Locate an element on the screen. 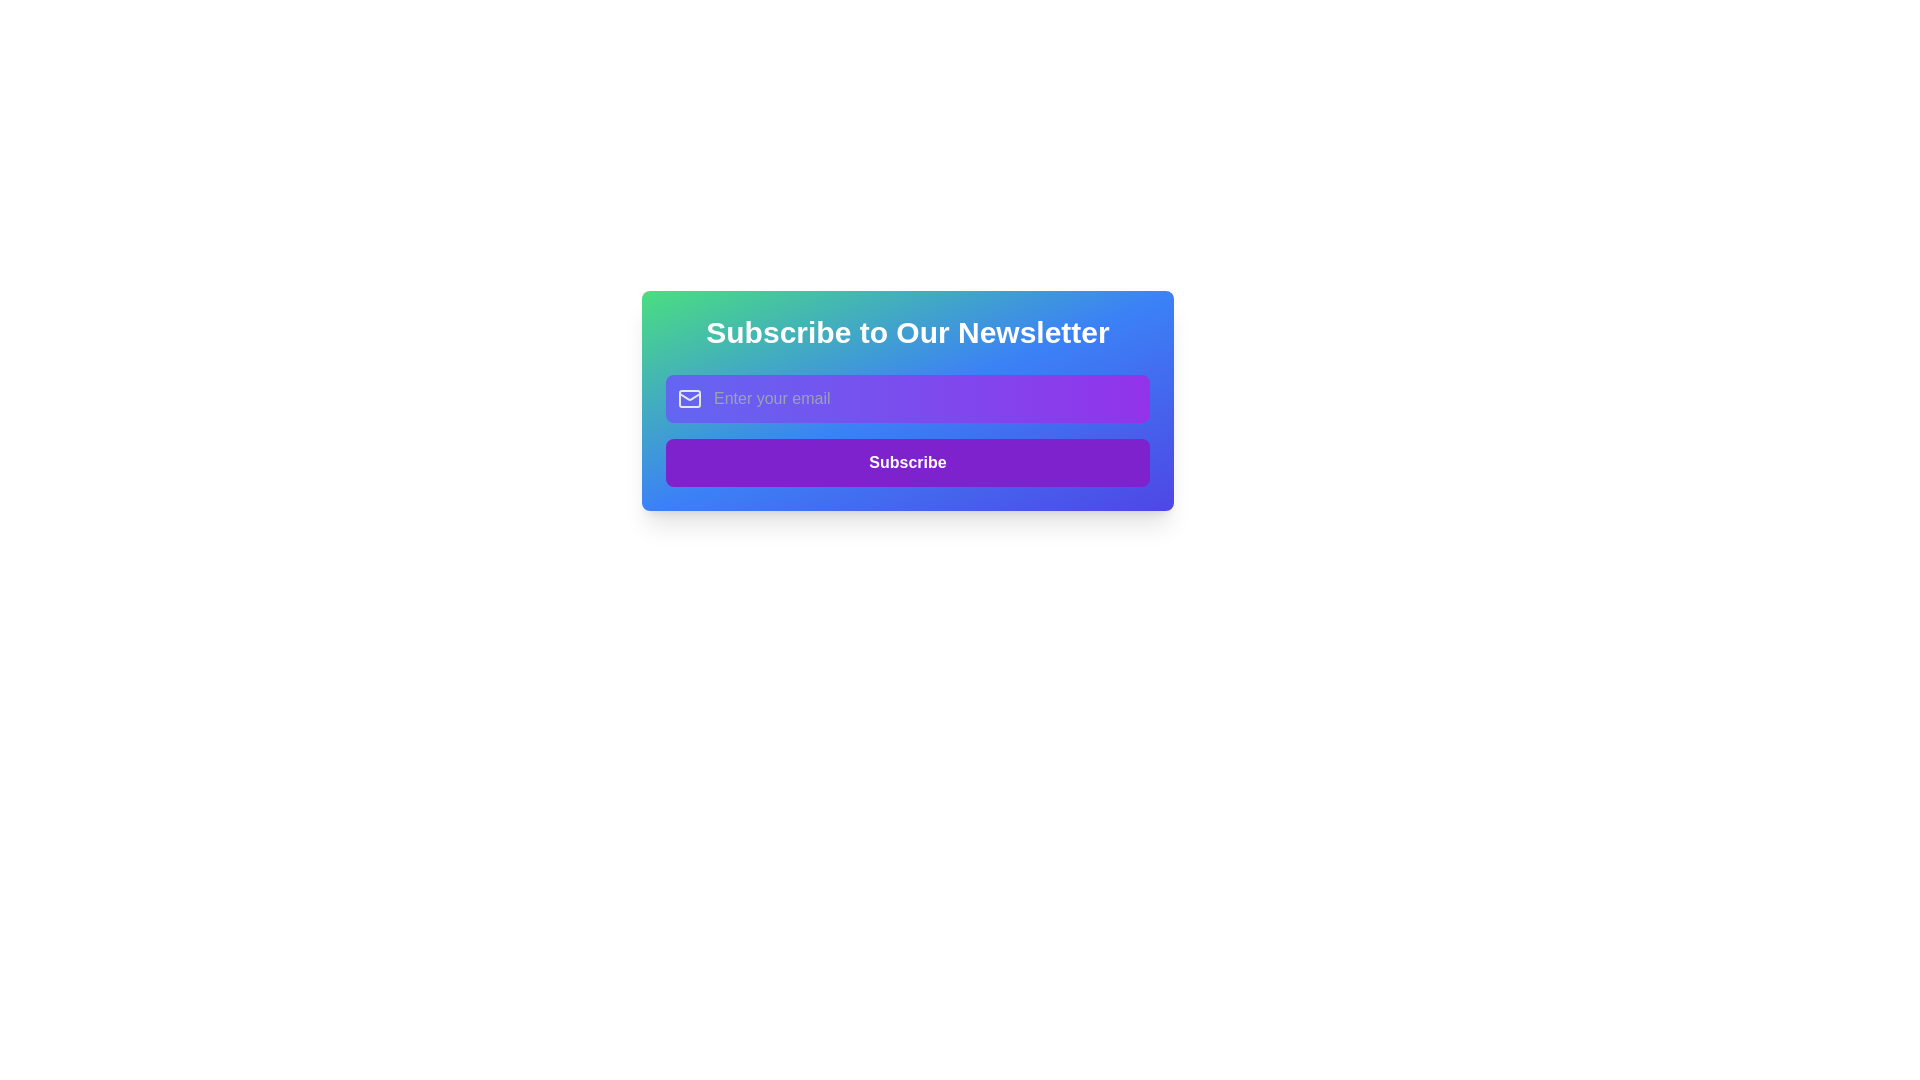 The width and height of the screenshot is (1920, 1080). the email input field icon, which visually indicates where to enter an email address, located at the left edge of the field is located at coordinates (690, 398).